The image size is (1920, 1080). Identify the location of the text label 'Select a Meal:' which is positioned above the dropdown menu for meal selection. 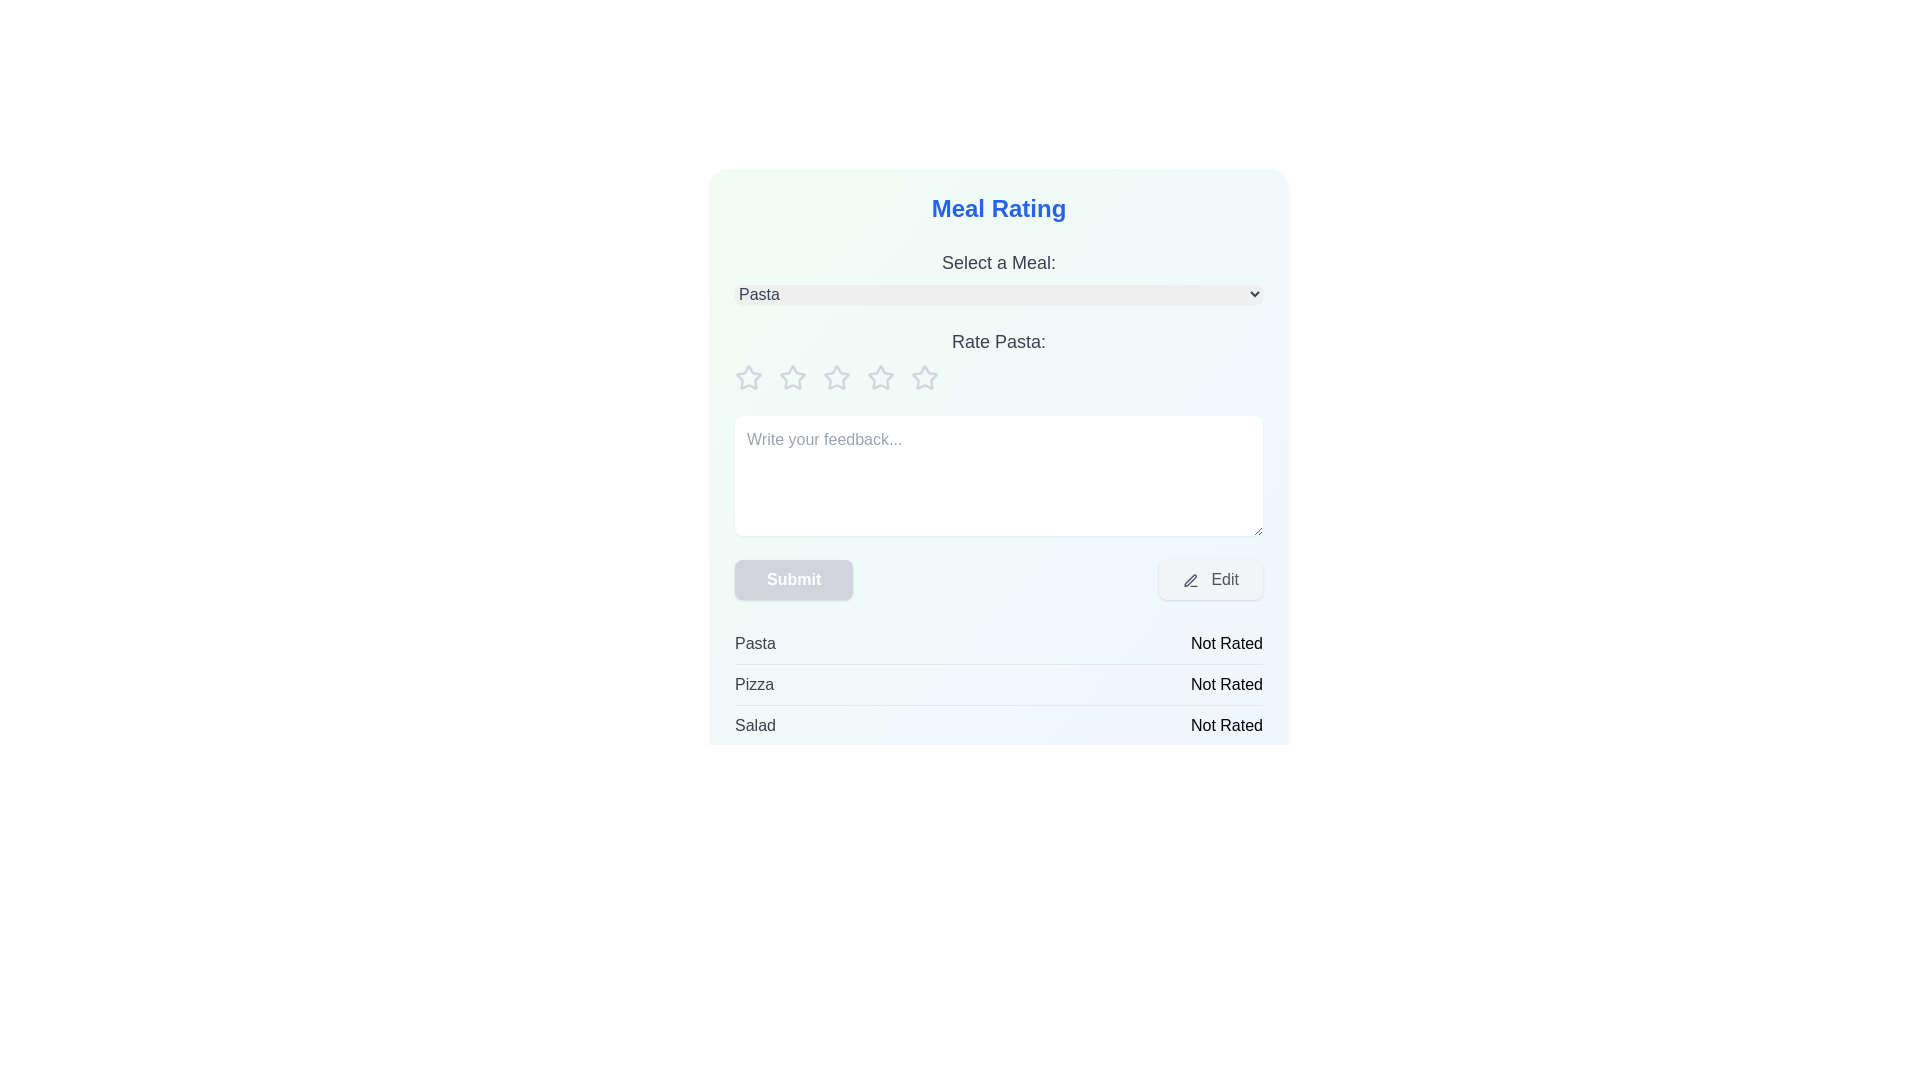
(998, 261).